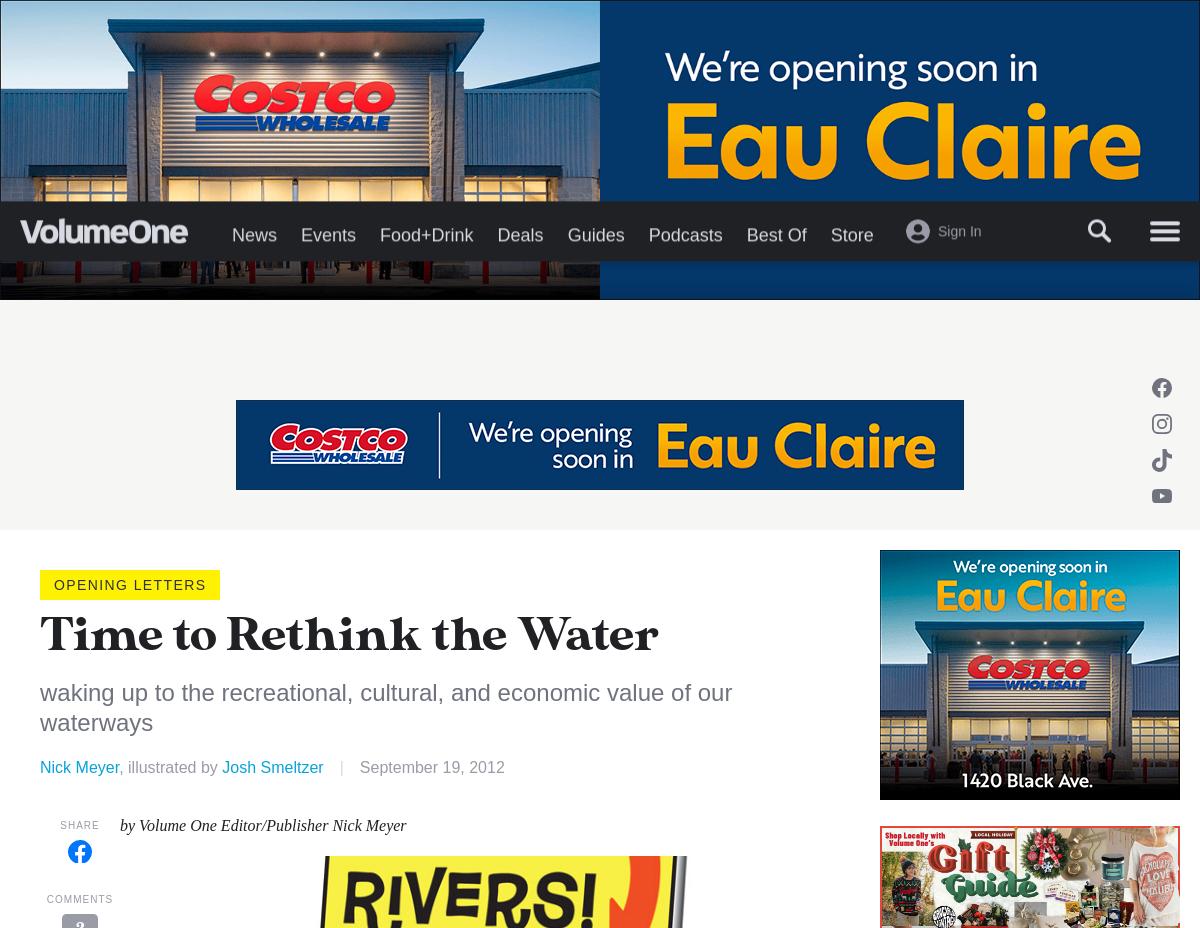 The height and width of the screenshot is (928, 1200). I want to click on 'Events', so click(328, 332).